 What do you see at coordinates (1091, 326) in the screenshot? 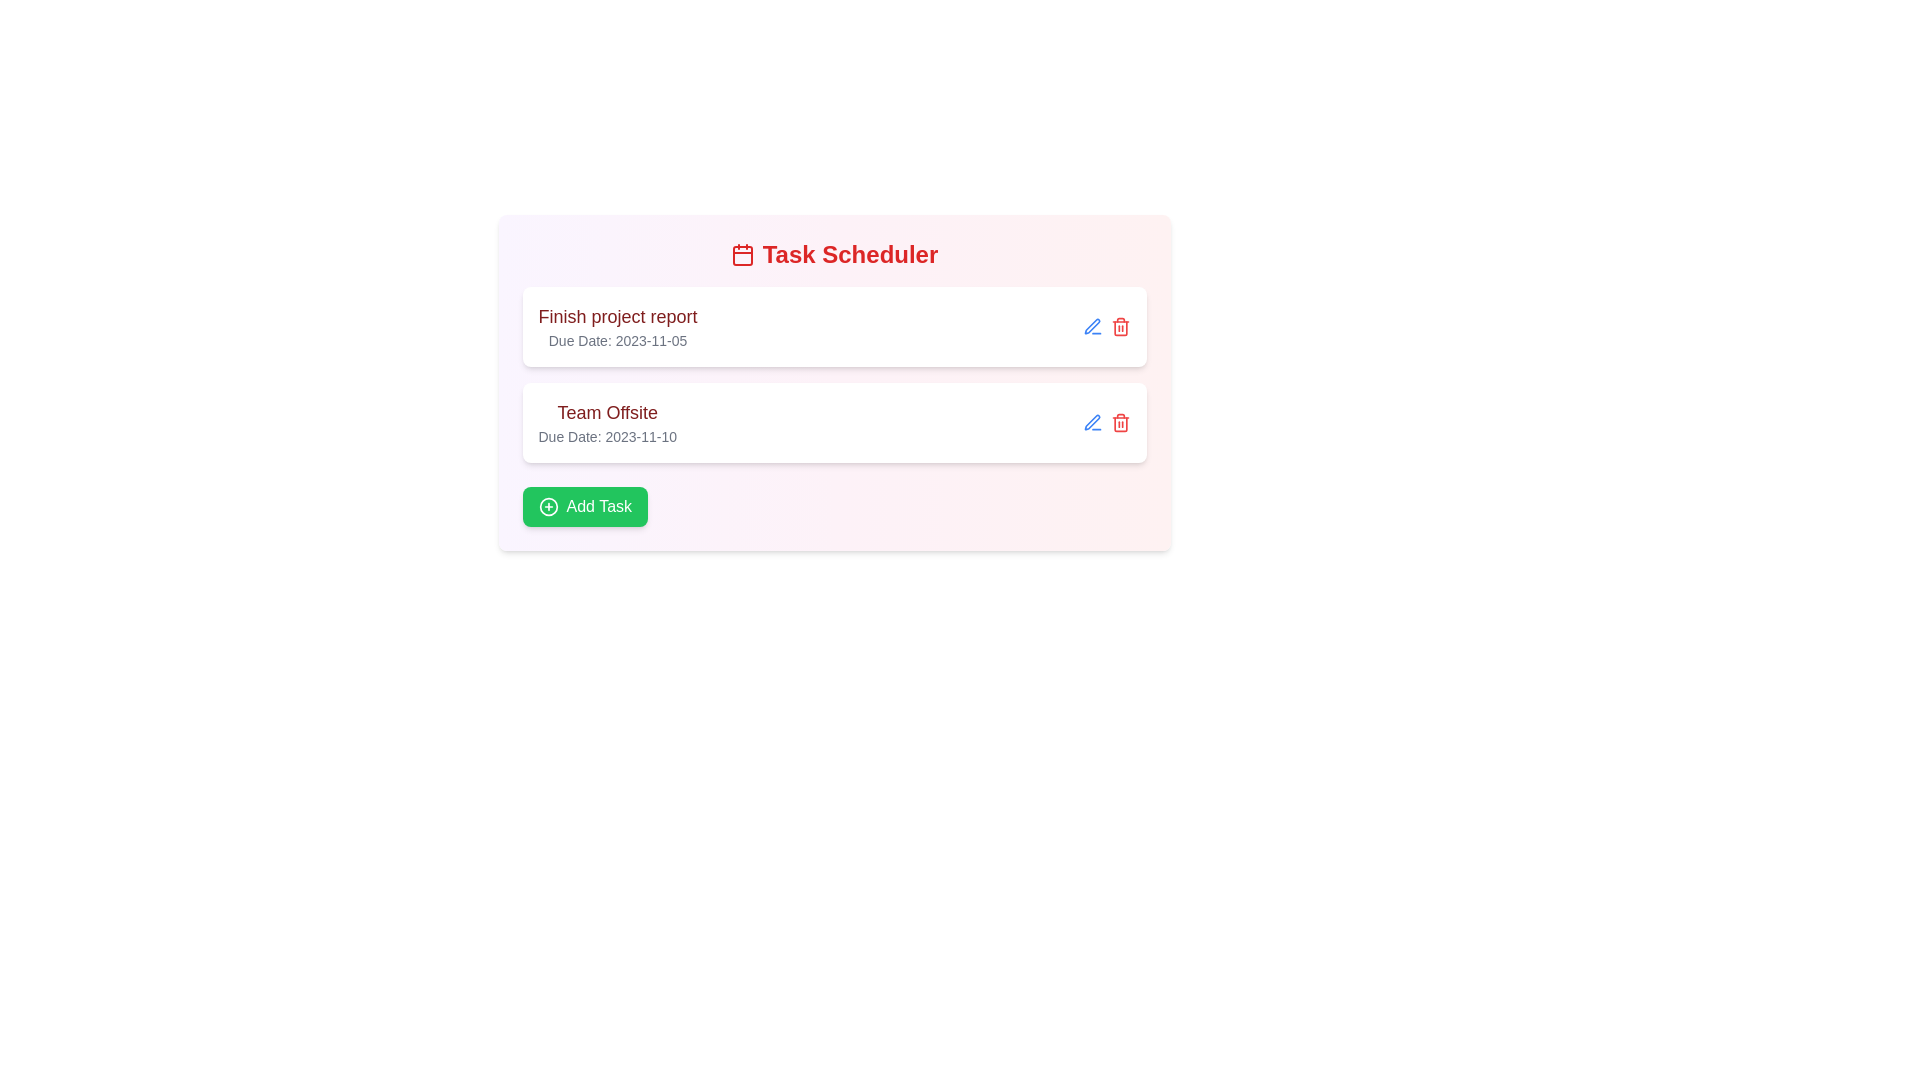
I see `the edit icon for the task labeled 'Finish project report'` at bounding box center [1091, 326].